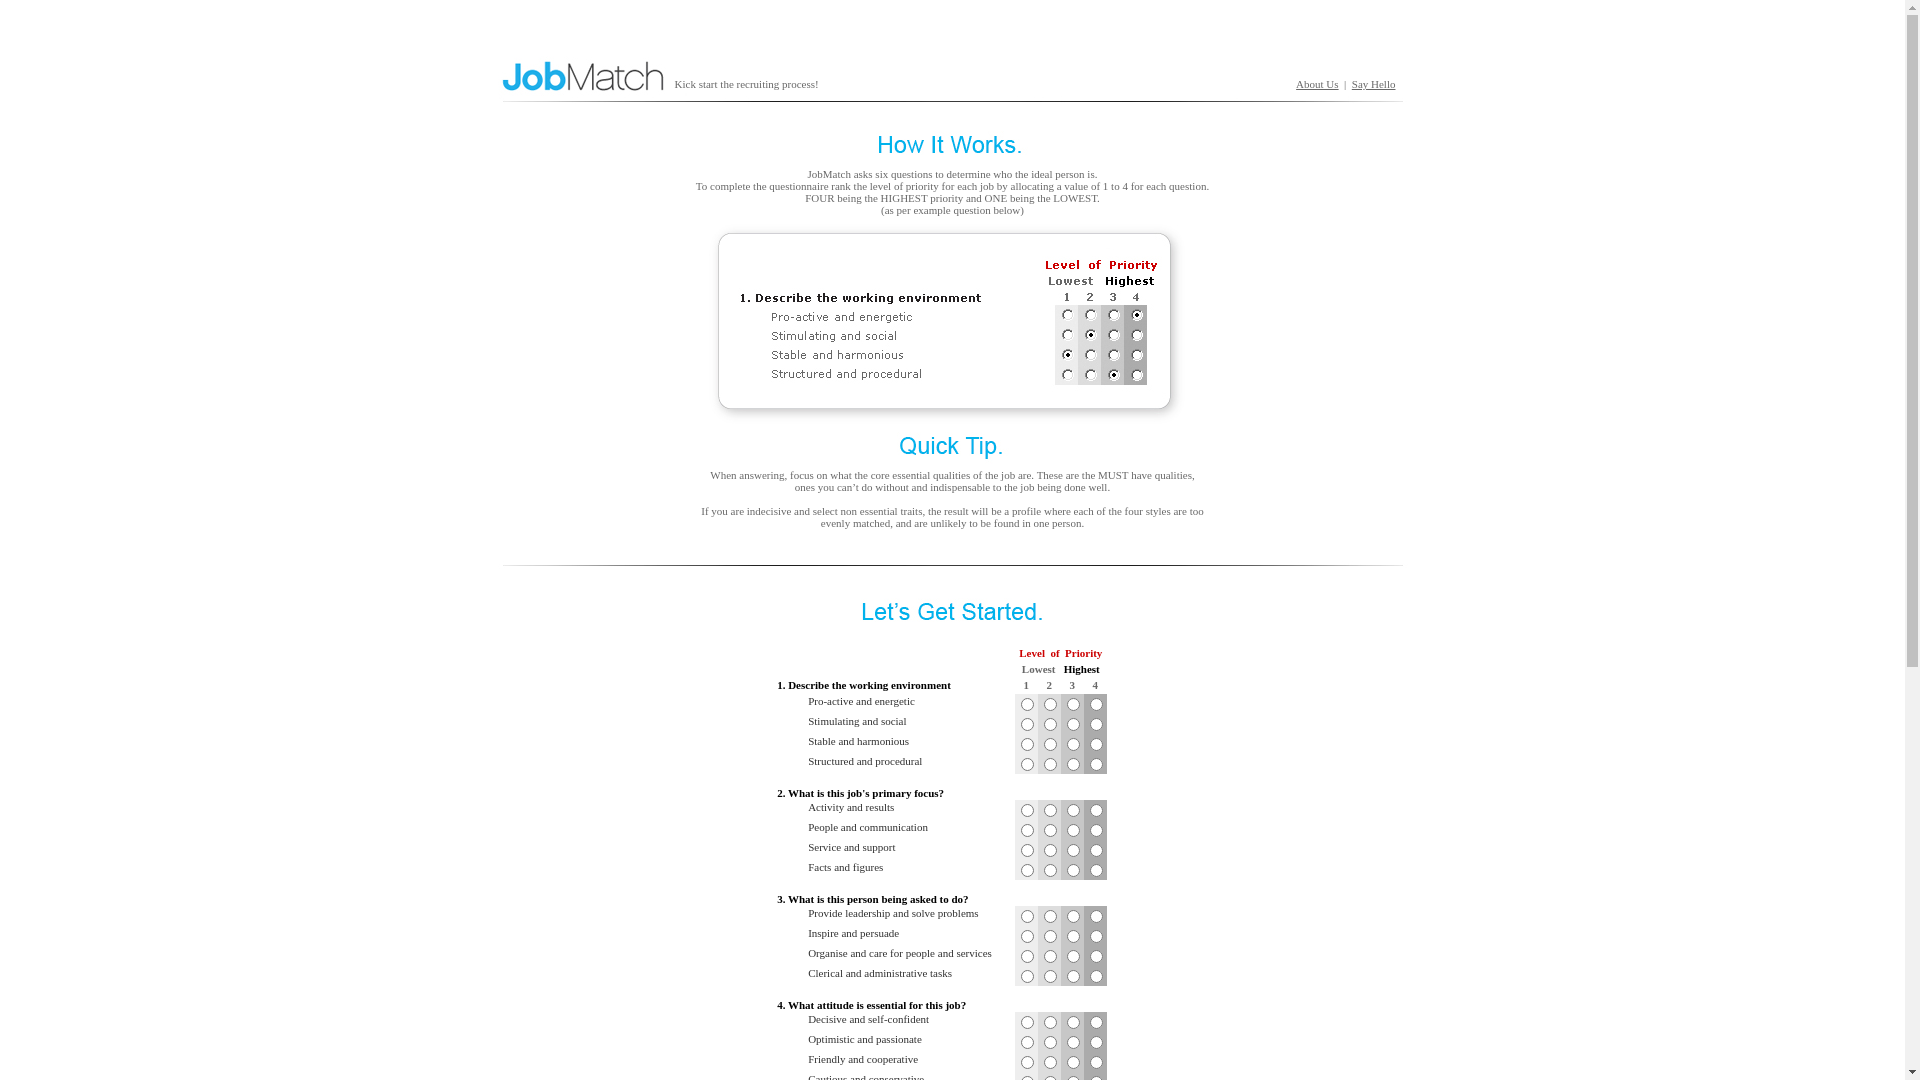 The width and height of the screenshot is (1920, 1080). I want to click on 'Say Hello', so click(1372, 83).